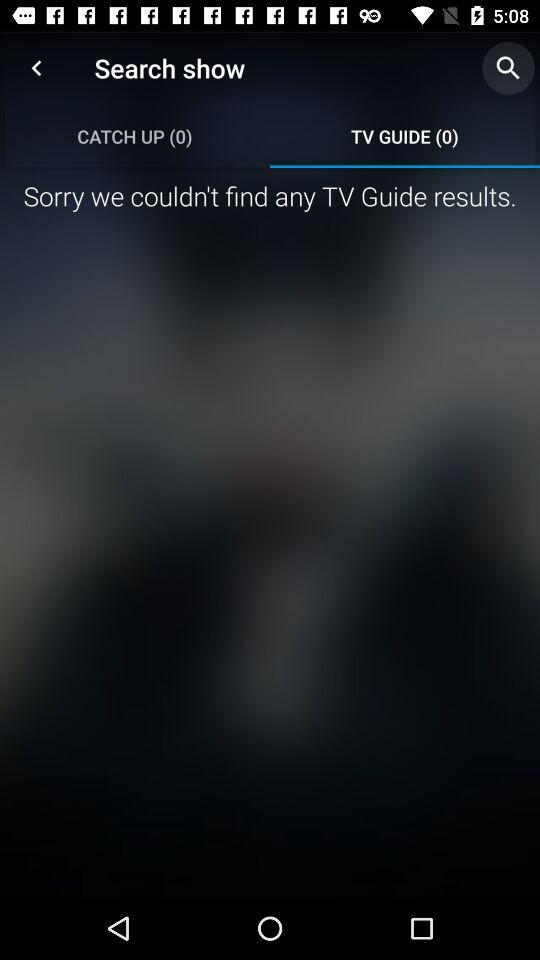 This screenshot has width=540, height=960. I want to click on the item above the catch up (0) icon, so click(36, 68).